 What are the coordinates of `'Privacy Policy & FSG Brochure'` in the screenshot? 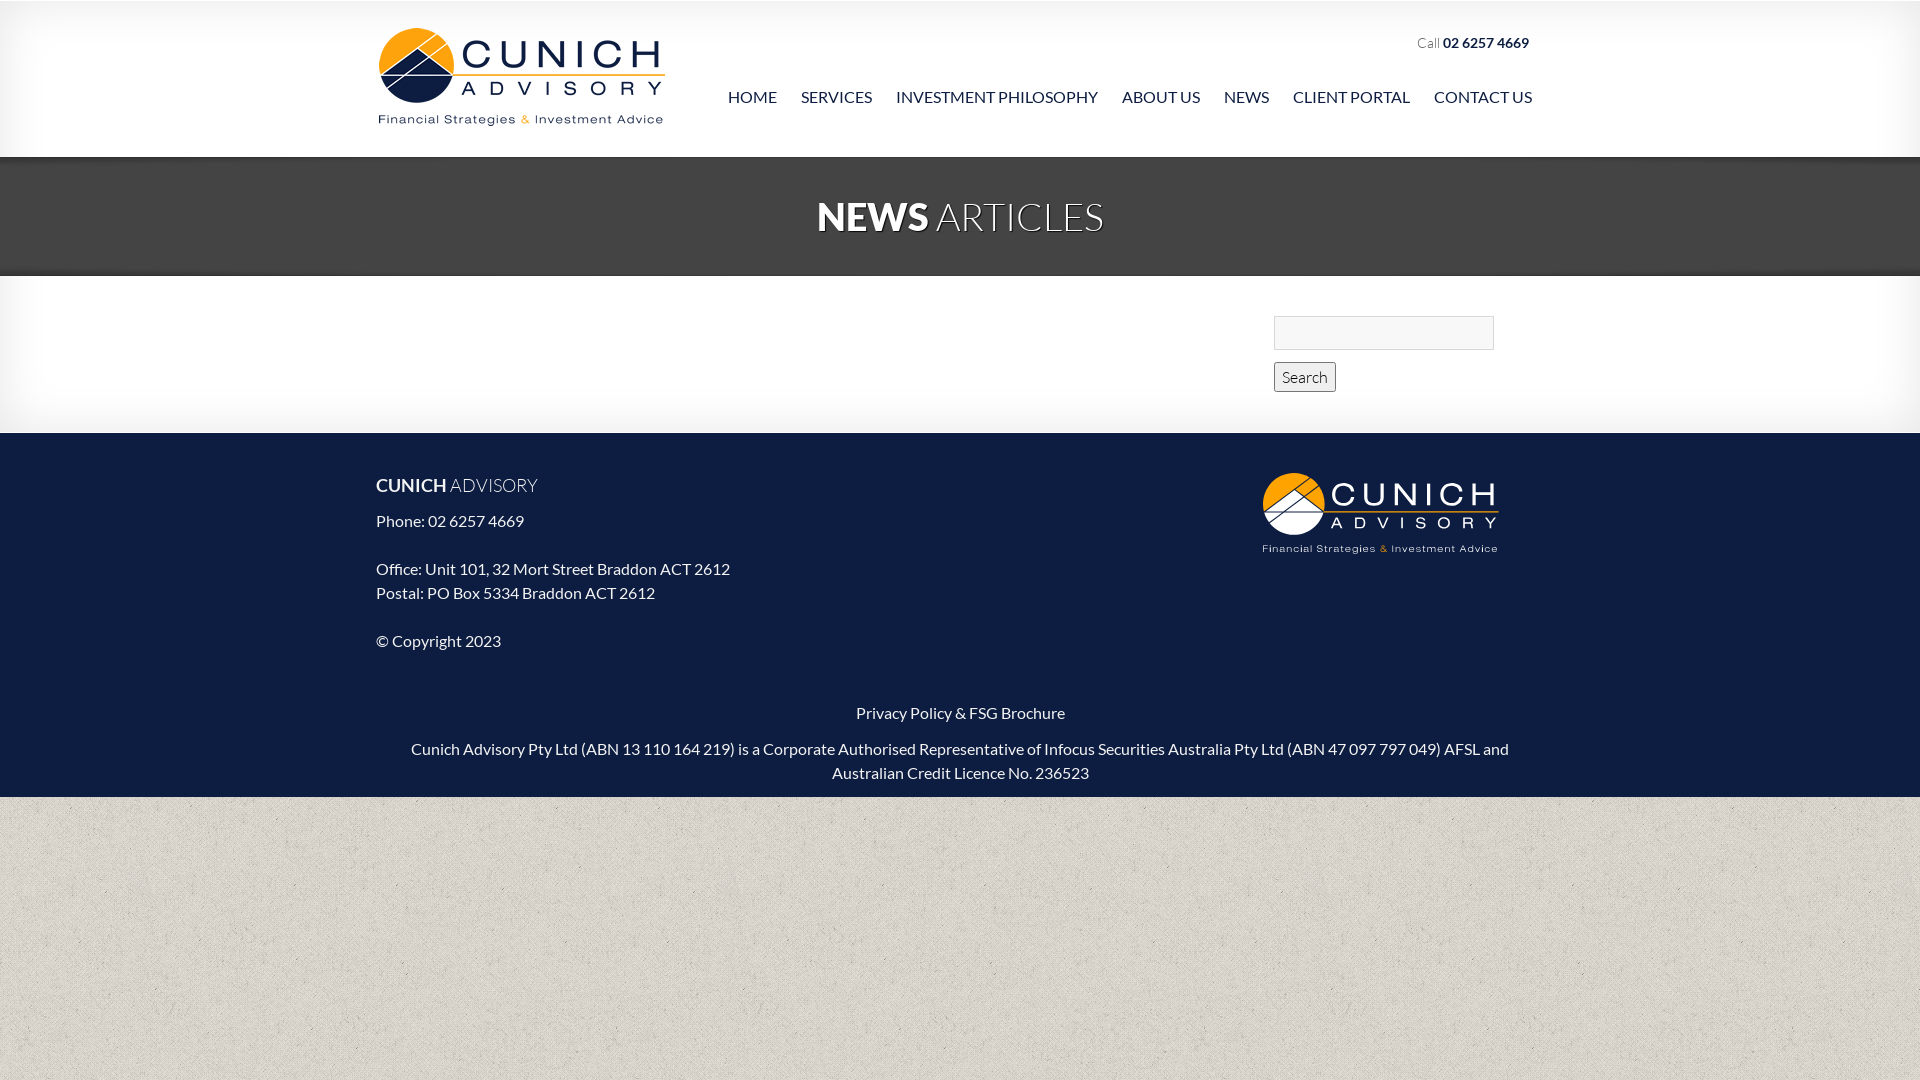 It's located at (960, 711).